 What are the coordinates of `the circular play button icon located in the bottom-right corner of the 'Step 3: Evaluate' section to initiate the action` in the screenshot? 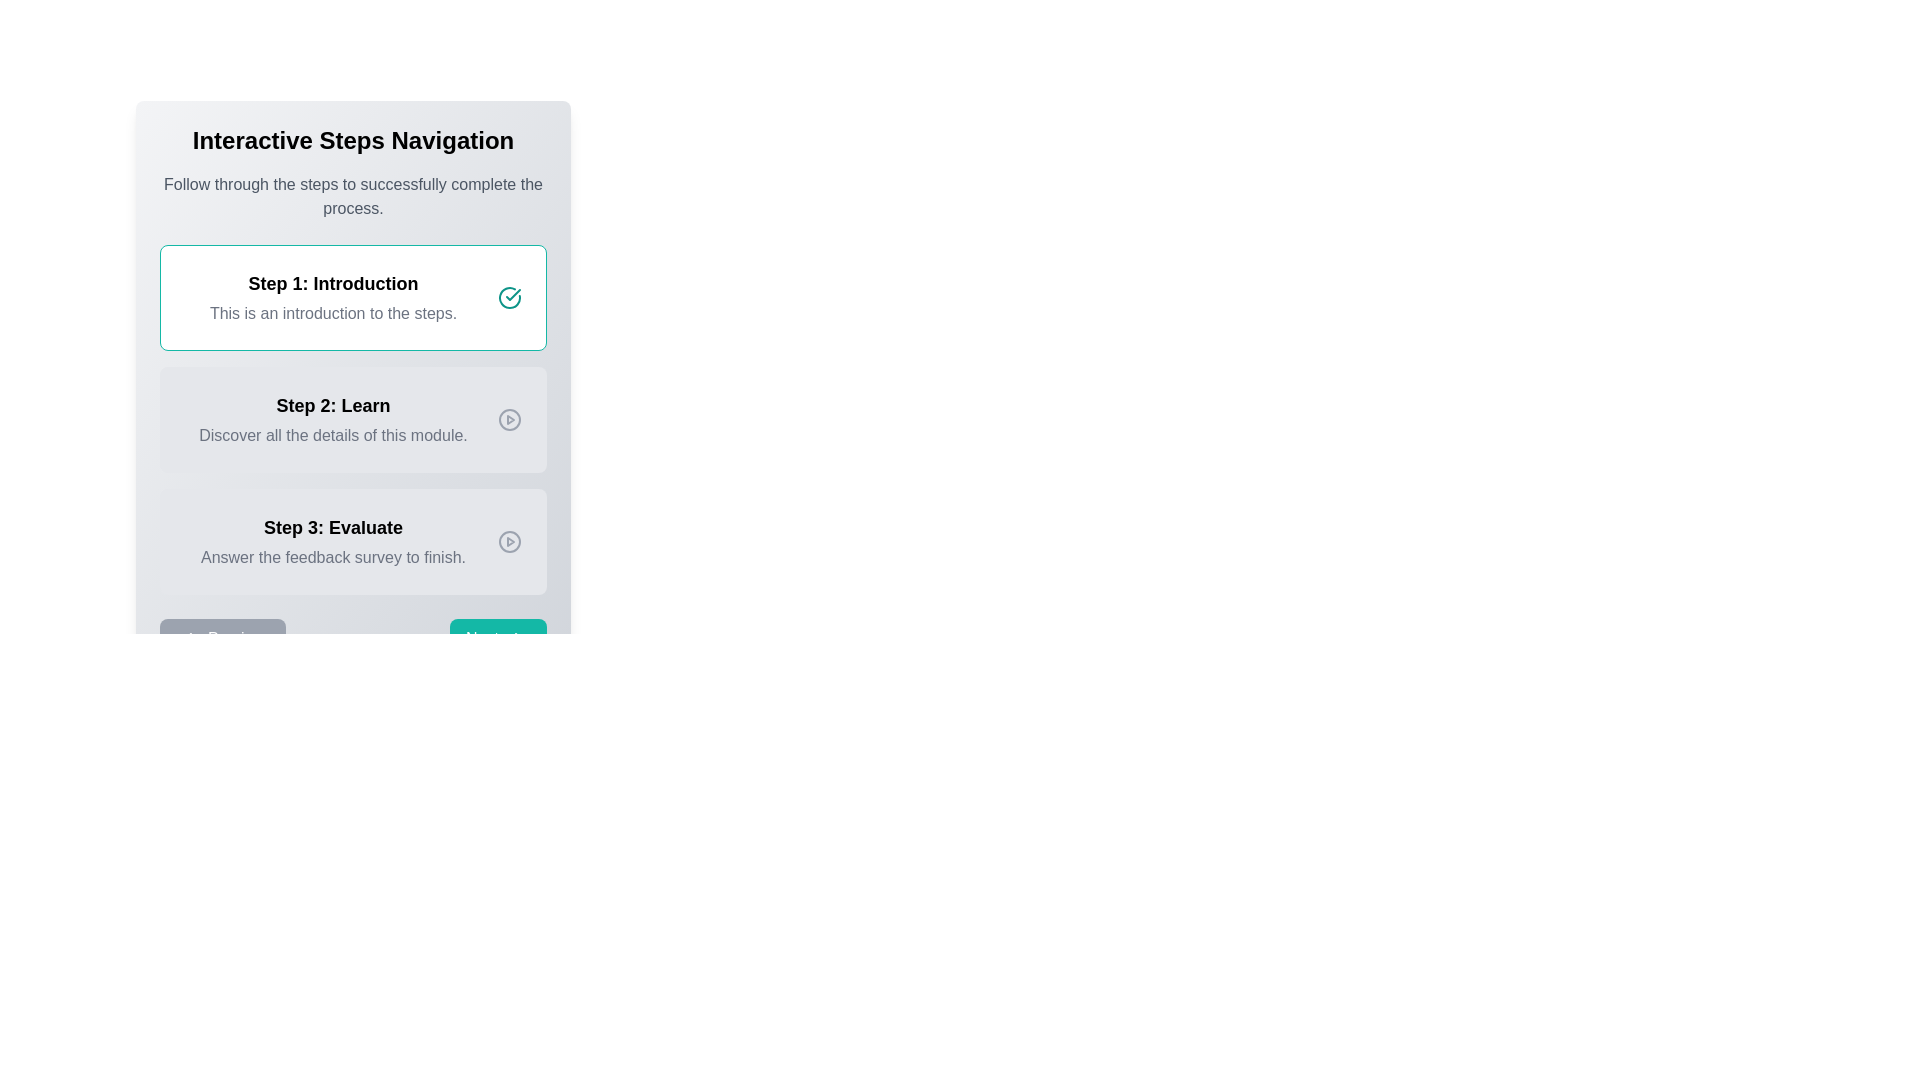 It's located at (509, 542).